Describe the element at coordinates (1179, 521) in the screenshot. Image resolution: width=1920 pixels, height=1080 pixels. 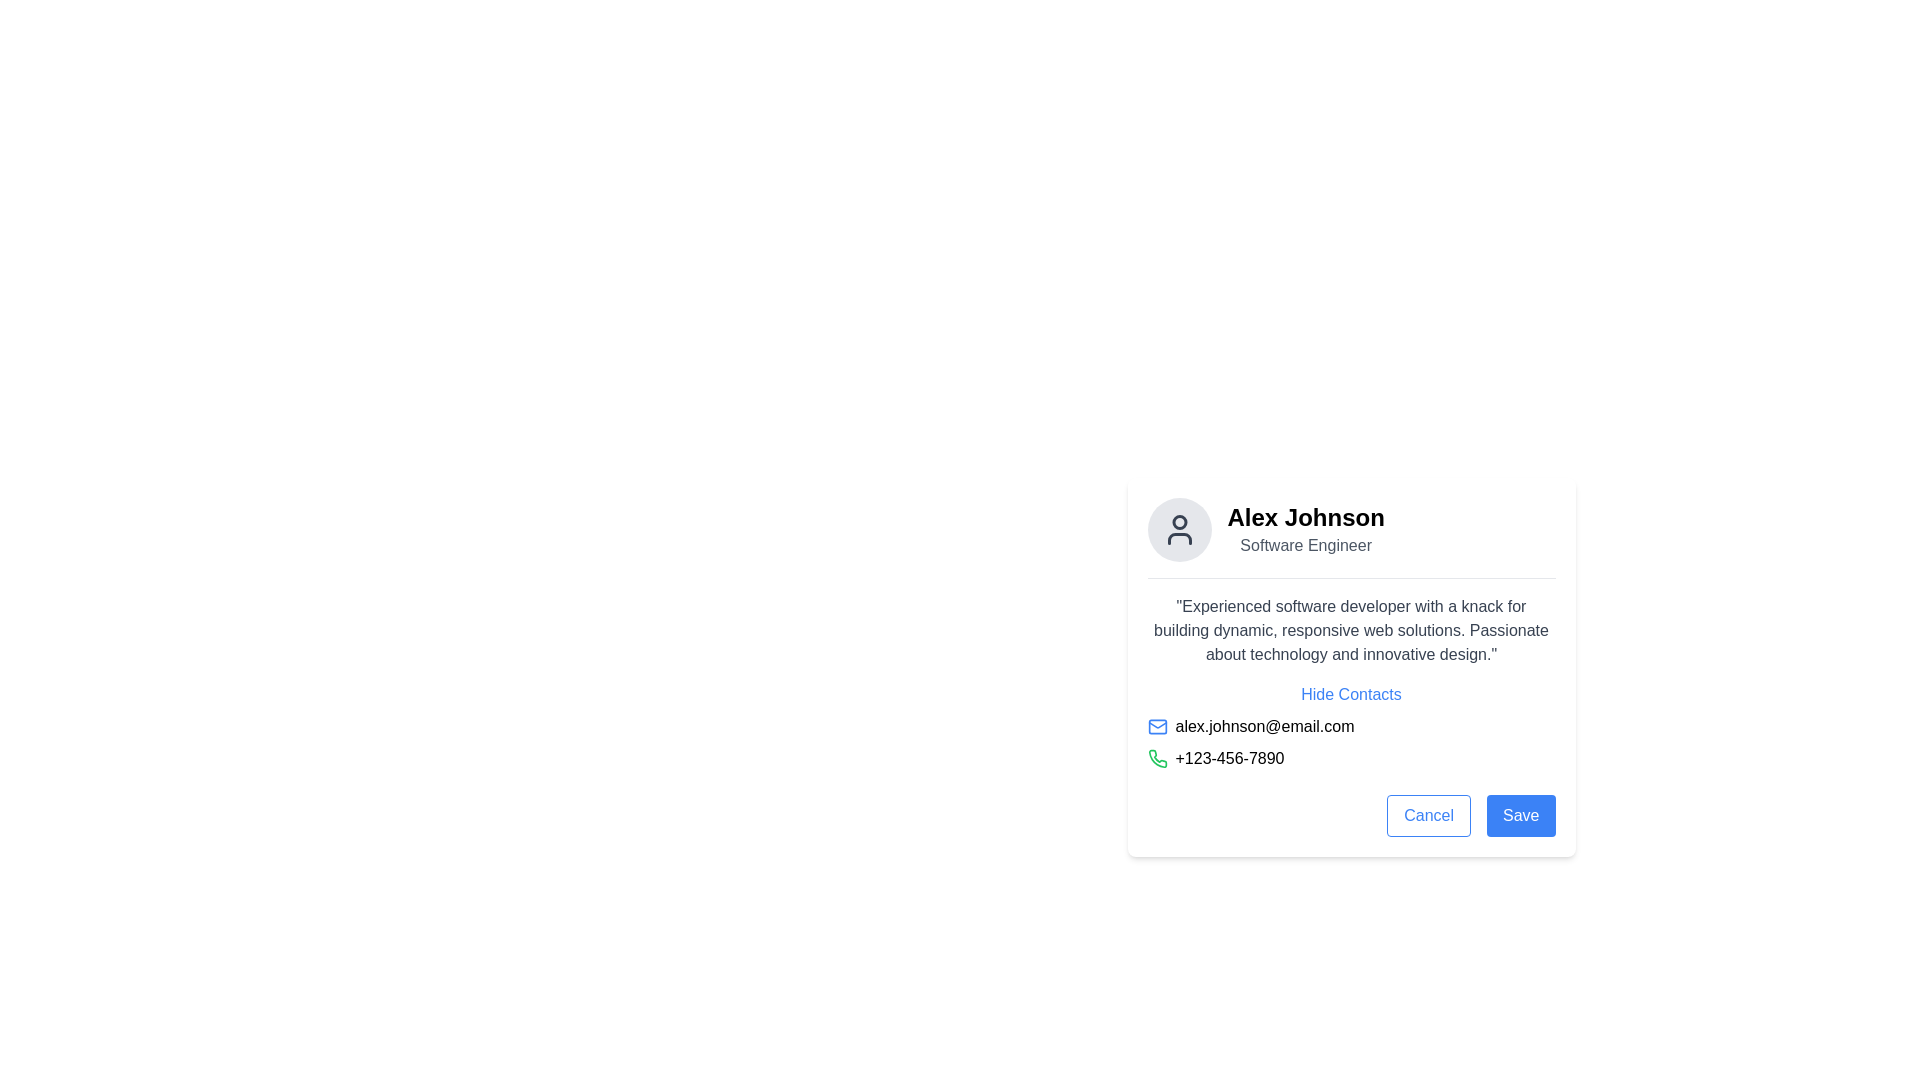
I see `the circular shape representing the head of the abstract person` at that location.